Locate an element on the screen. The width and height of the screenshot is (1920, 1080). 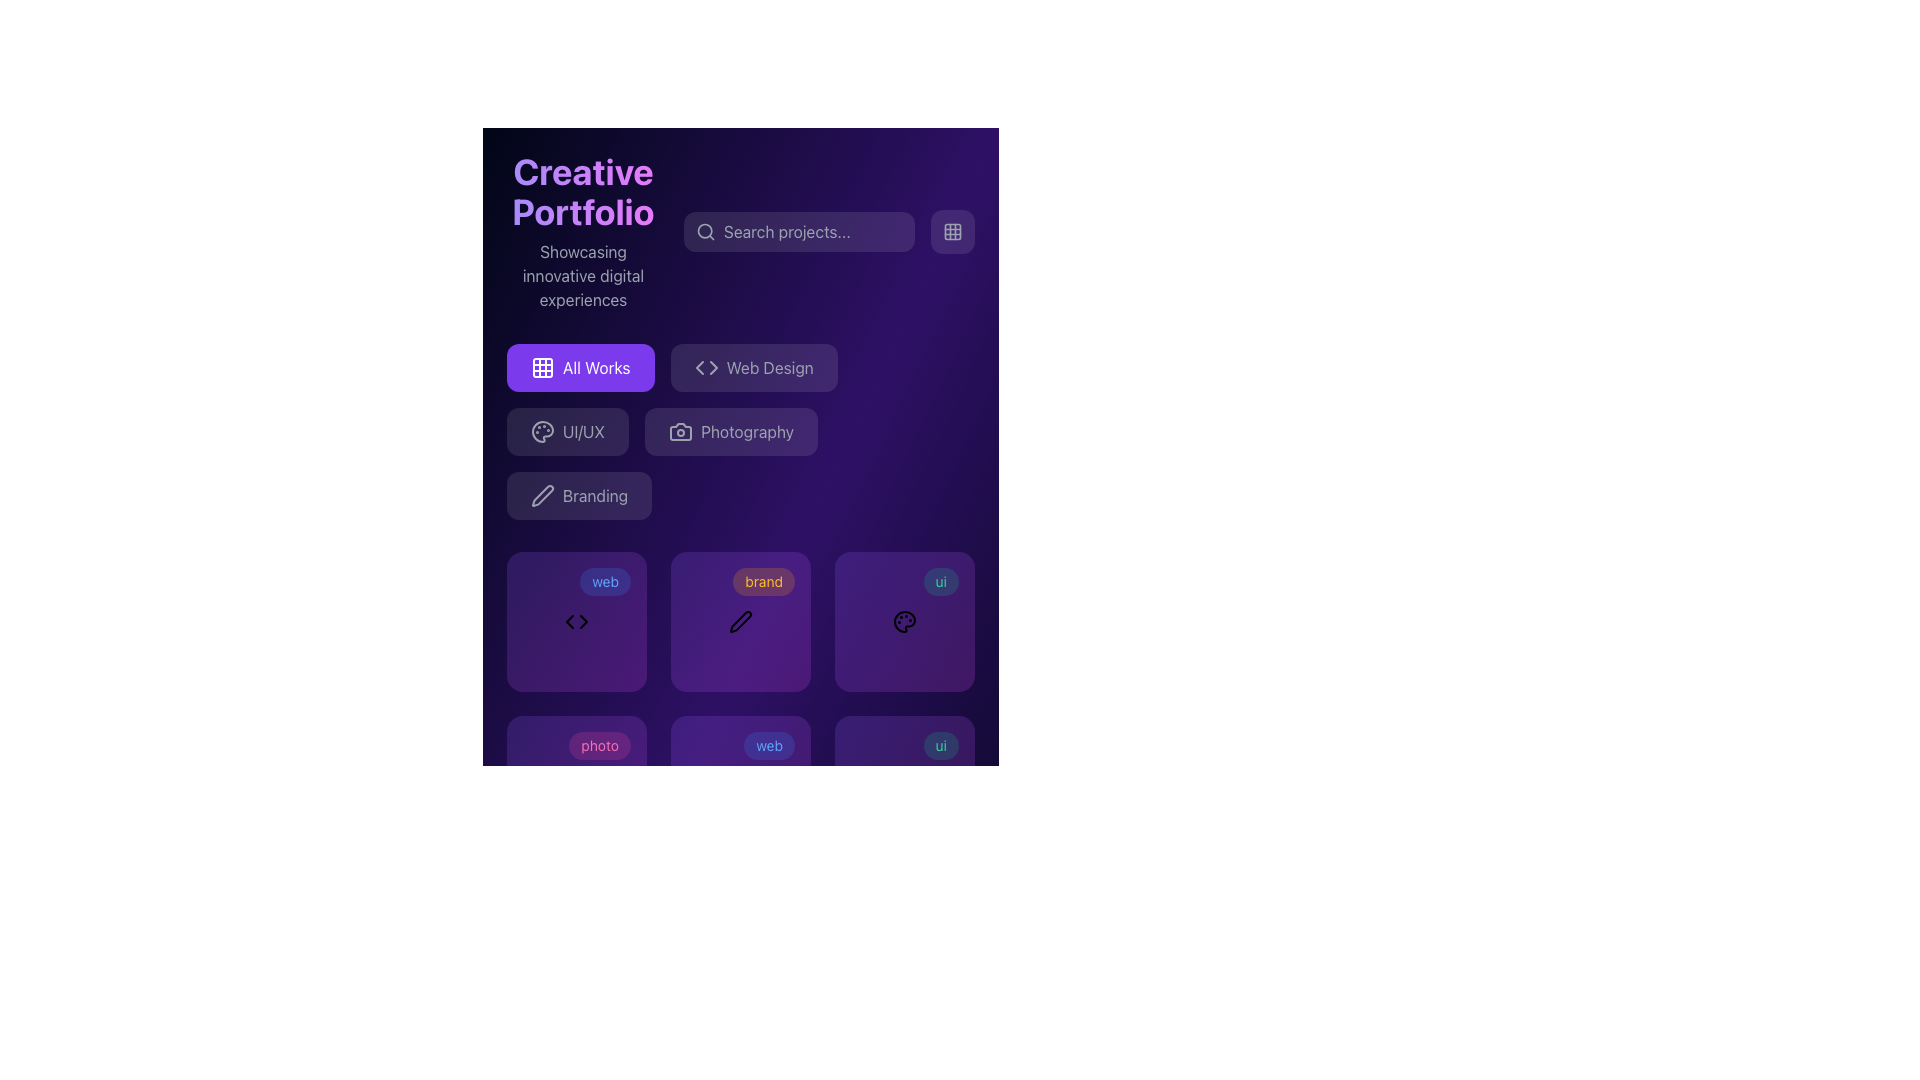
text of the small text badge labeled 'web' with blue text on a rounded rectangular background, located near the bottom-right corner below the 'E-commerce Platform' grid cell is located at coordinates (768, 745).